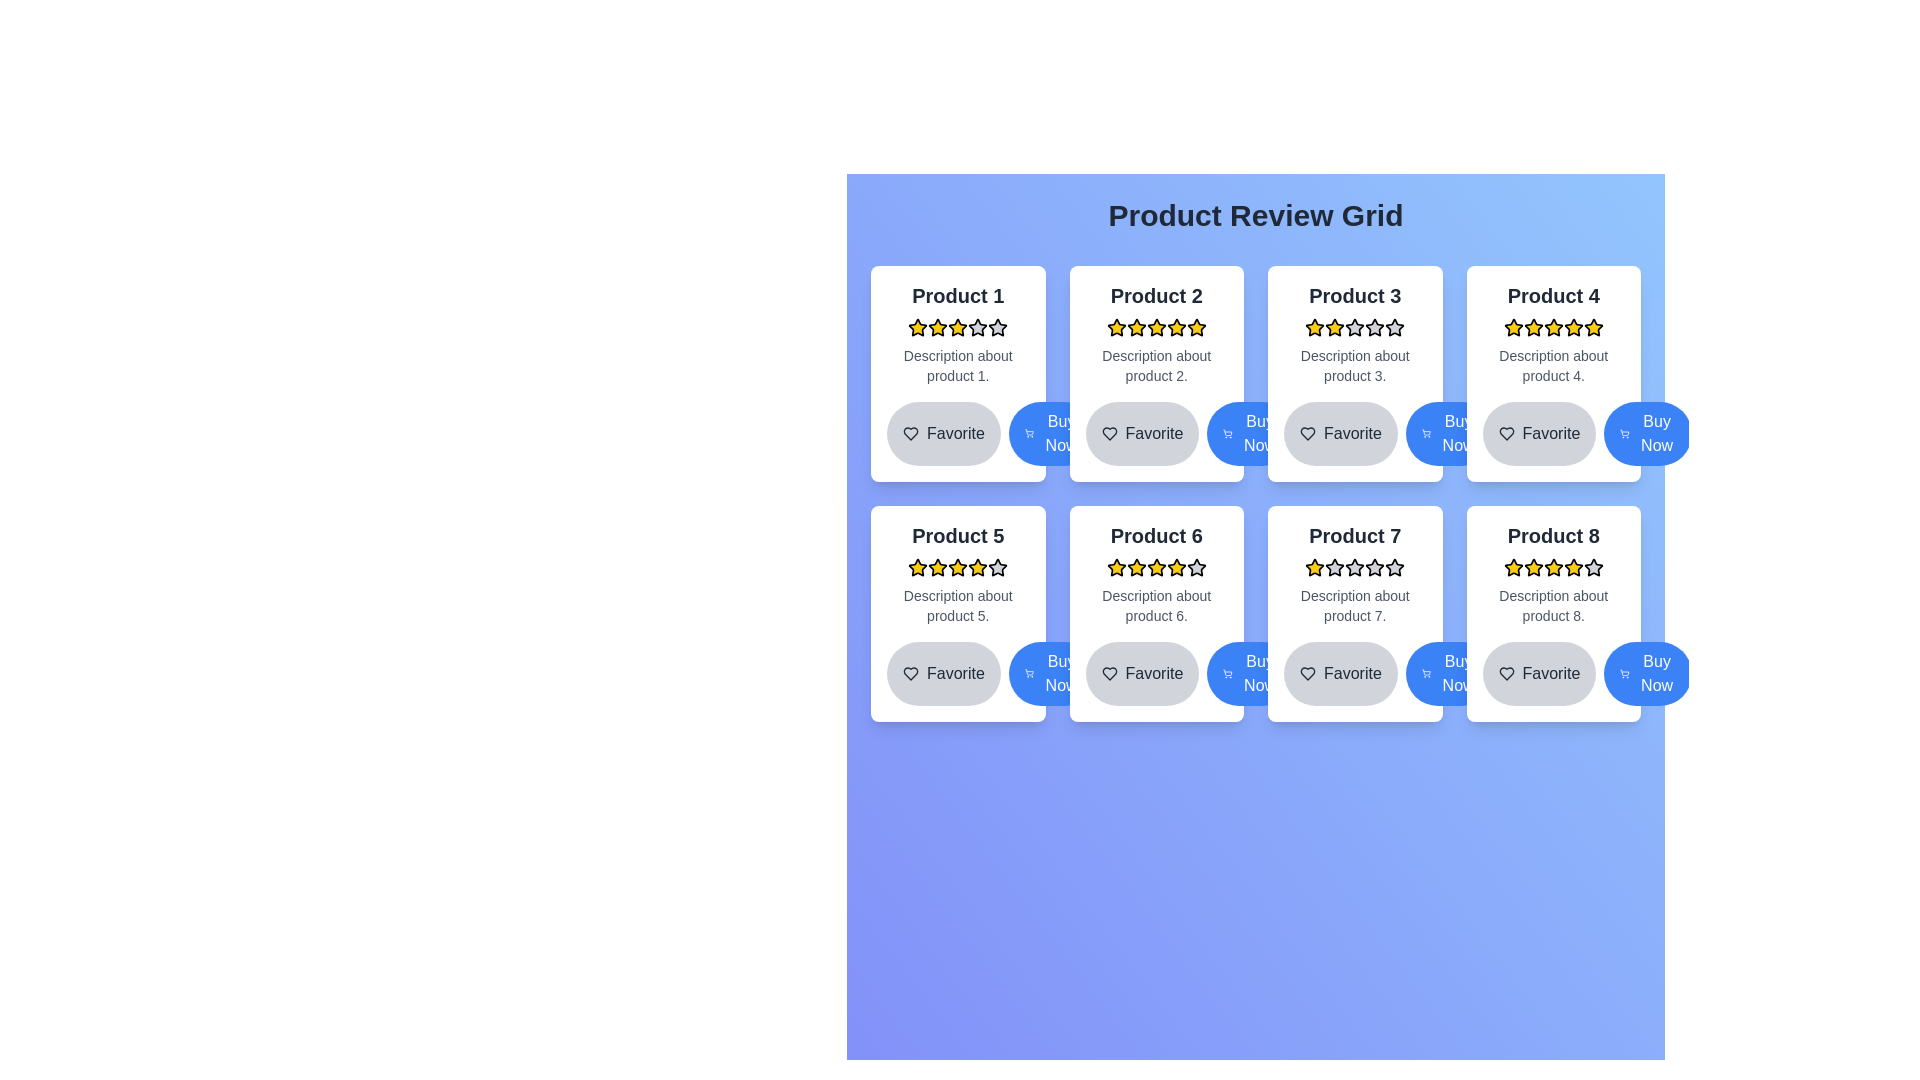 The height and width of the screenshot is (1080, 1920). Describe the element at coordinates (1625, 674) in the screenshot. I see `the shopping cart SVG icon located within the 'Buy Now' button for 'Product 8', which is positioned at the bottom-right corner of the grid layout` at that location.